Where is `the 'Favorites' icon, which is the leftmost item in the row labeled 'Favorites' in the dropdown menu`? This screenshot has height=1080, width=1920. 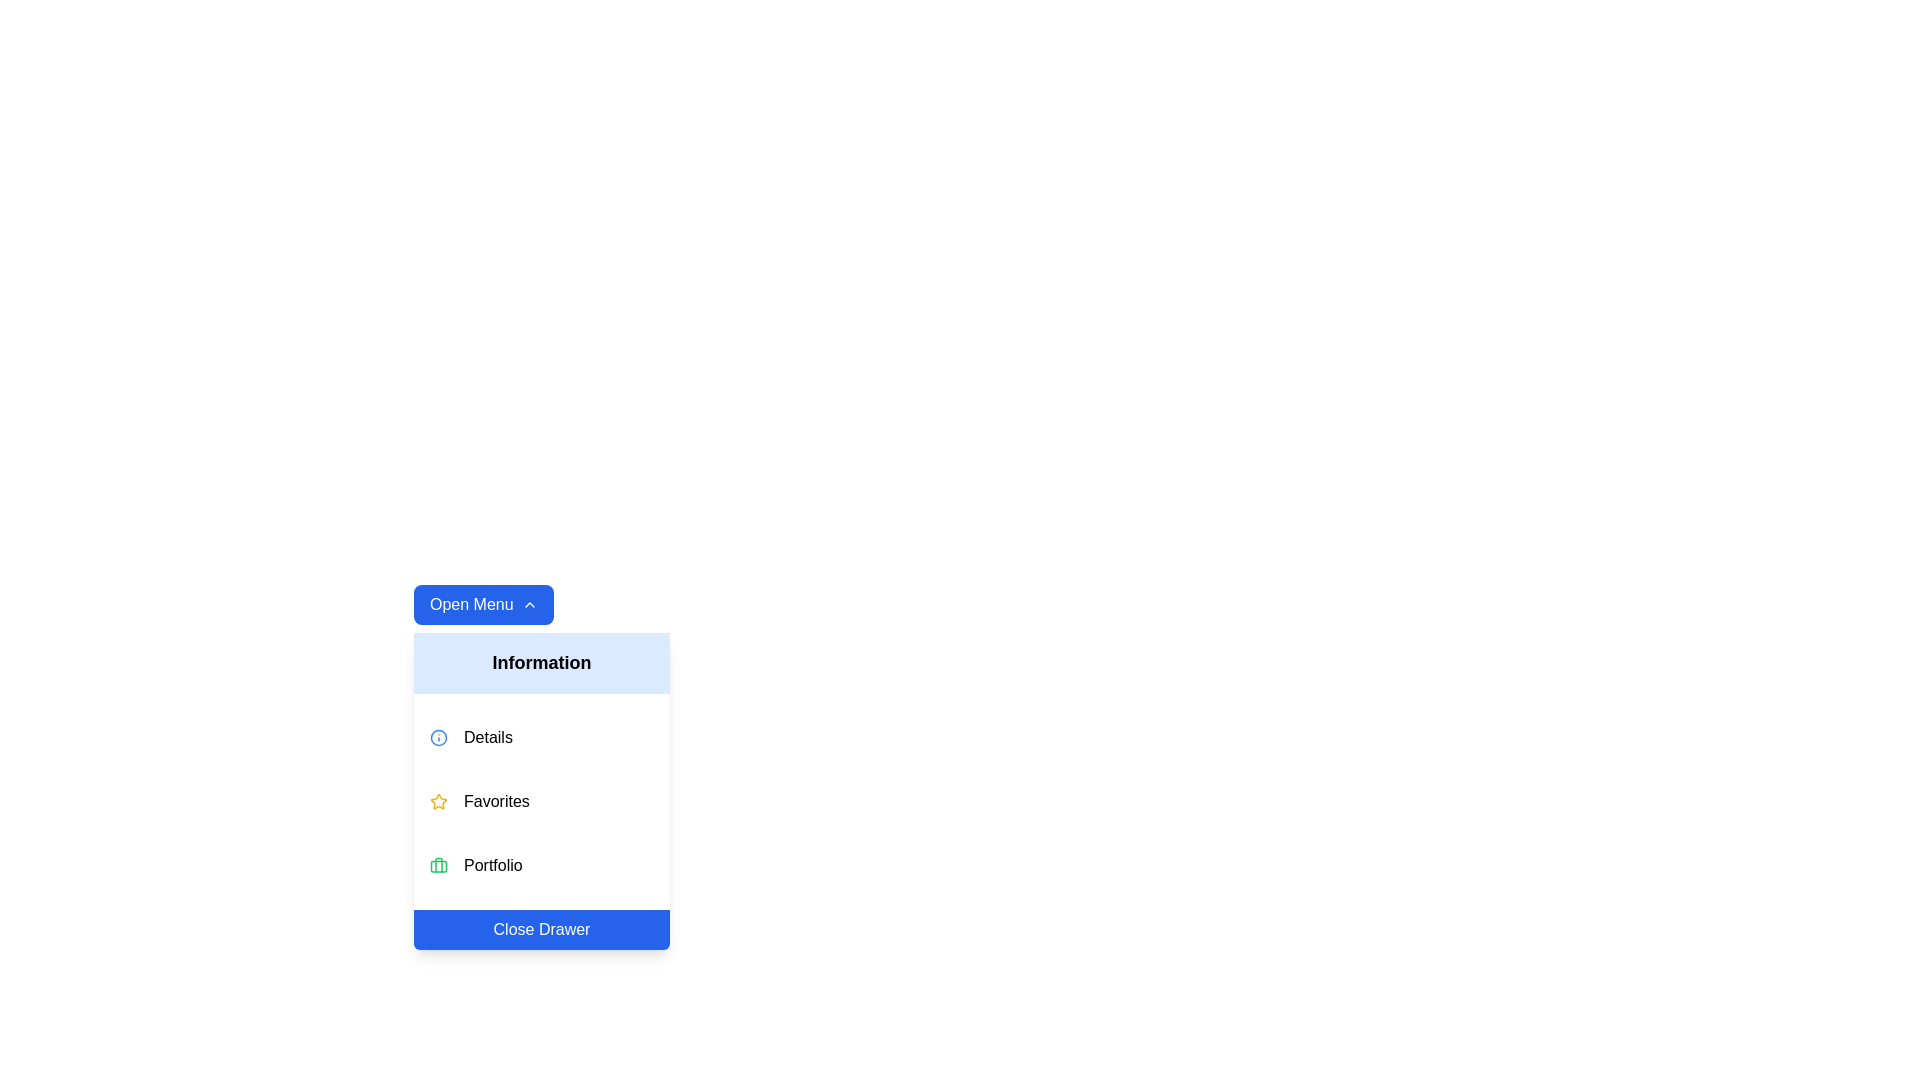
the 'Favorites' icon, which is the leftmost item in the row labeled 'Favorites' in the dropdown menu is located at coordinates (437, 801).